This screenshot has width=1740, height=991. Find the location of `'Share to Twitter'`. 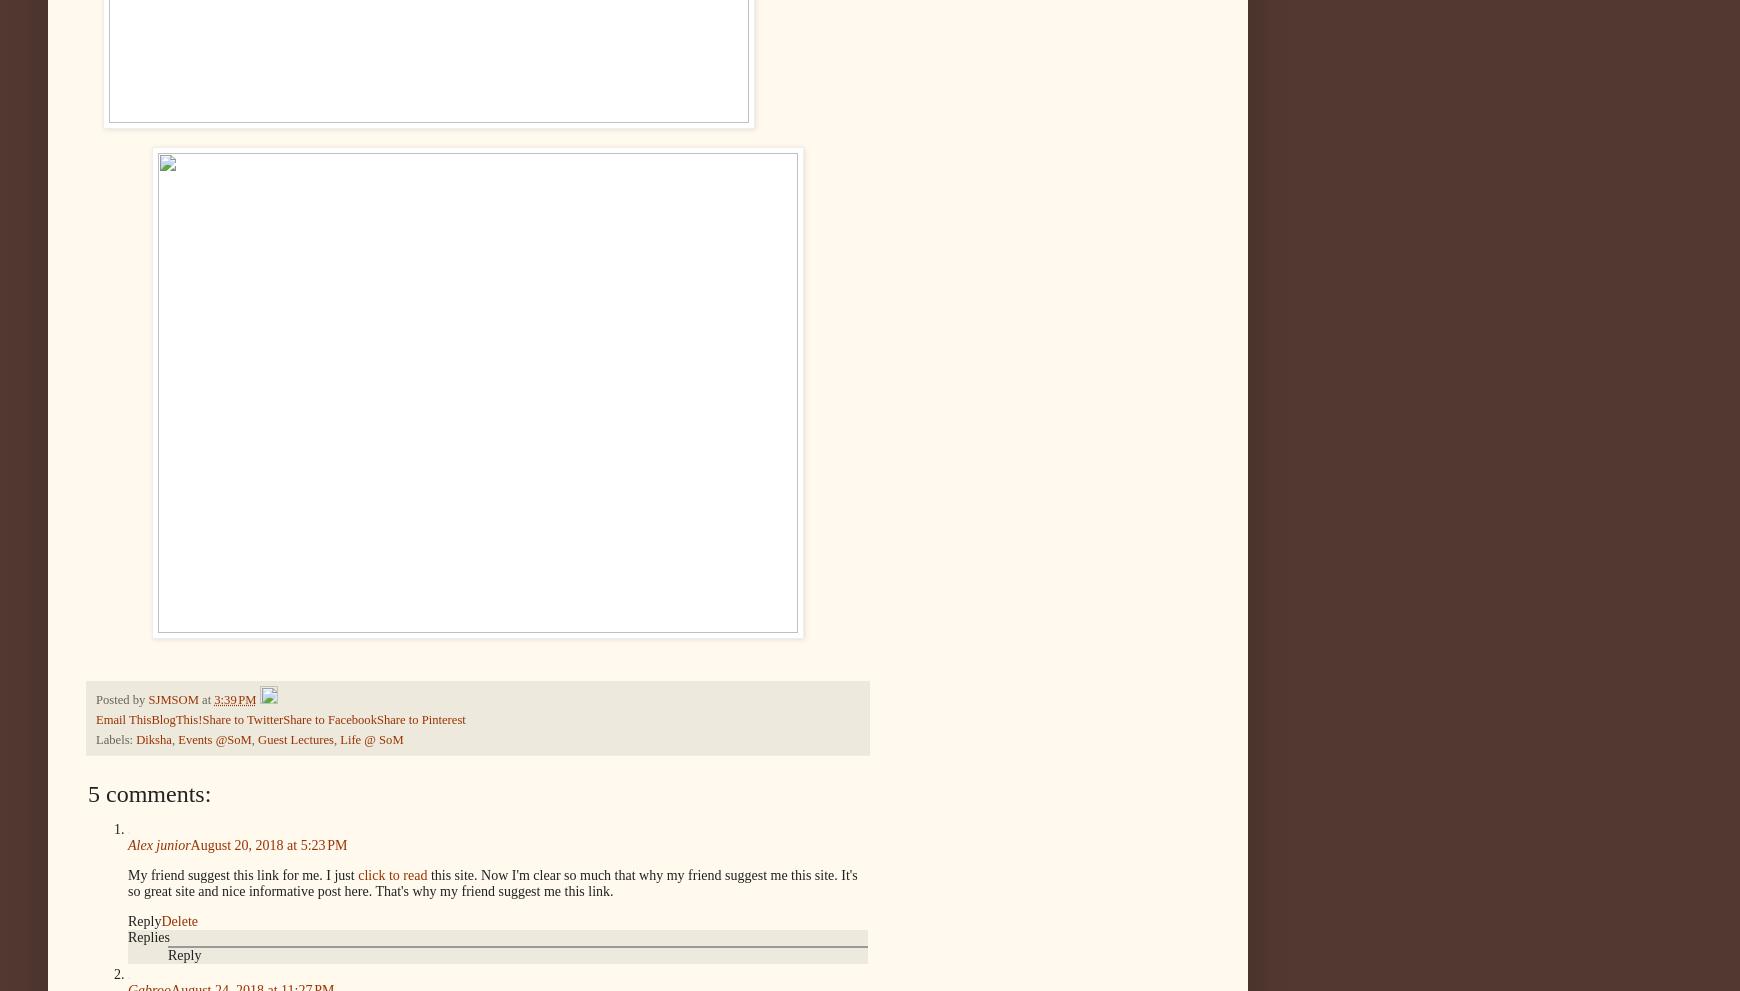

'Share to Twitter' is located at coordinates (201, 718).